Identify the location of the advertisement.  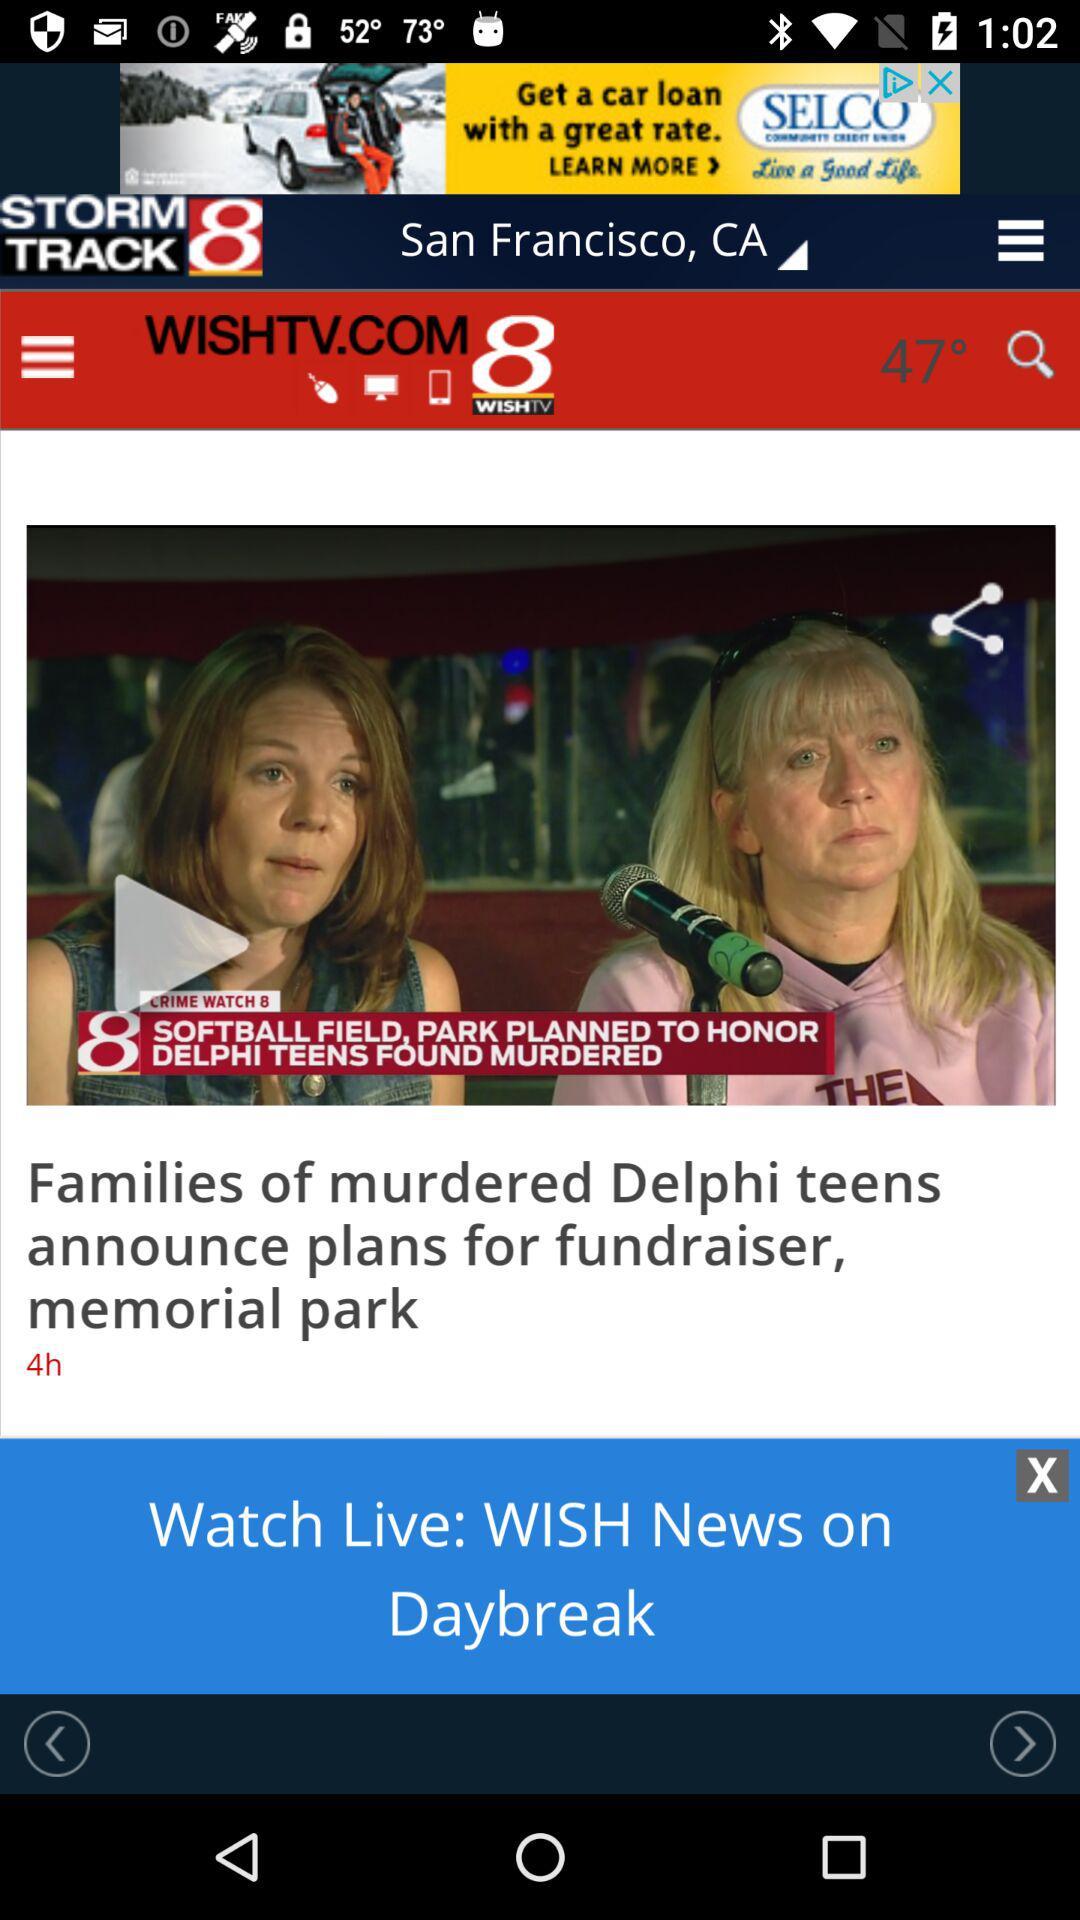
(131, 240).